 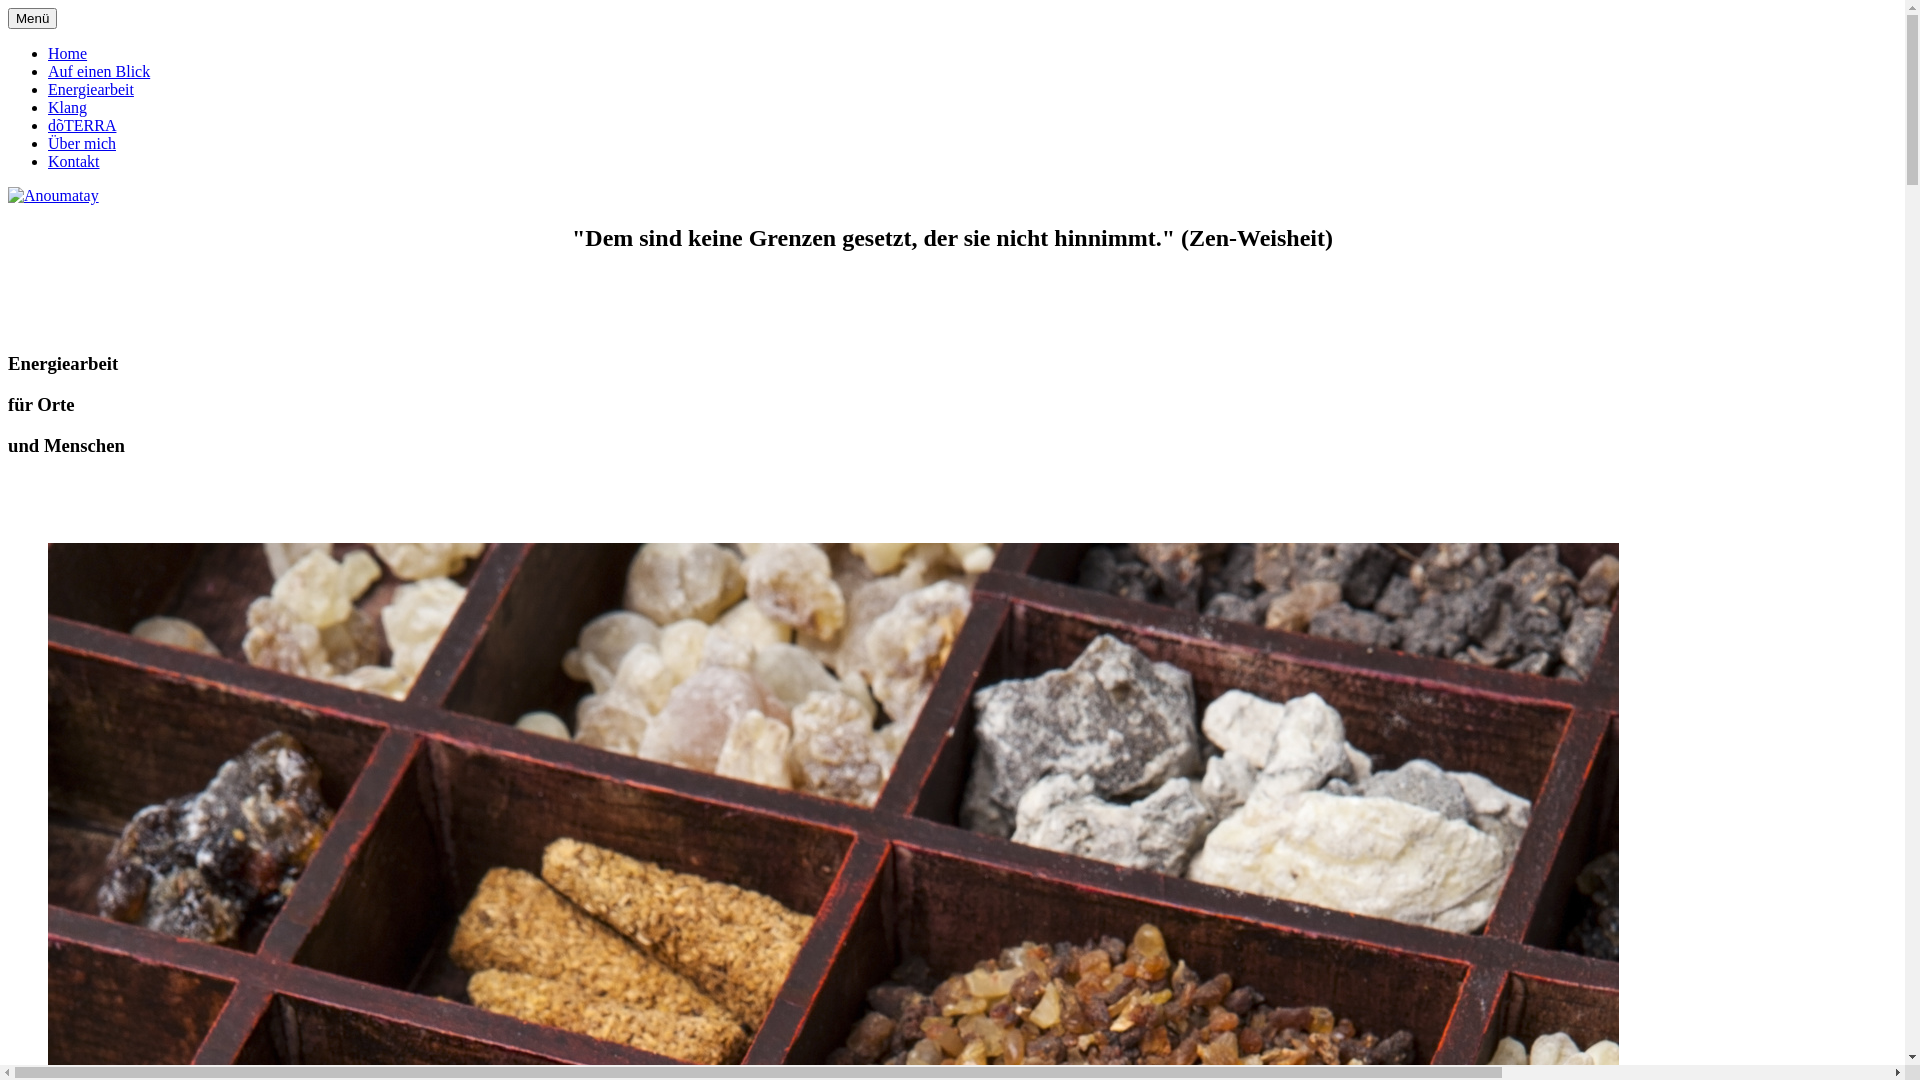 What do you see at coordinates (67, 52) in the screenshot?
I see `'Home'` at bounding box center [67, 52].